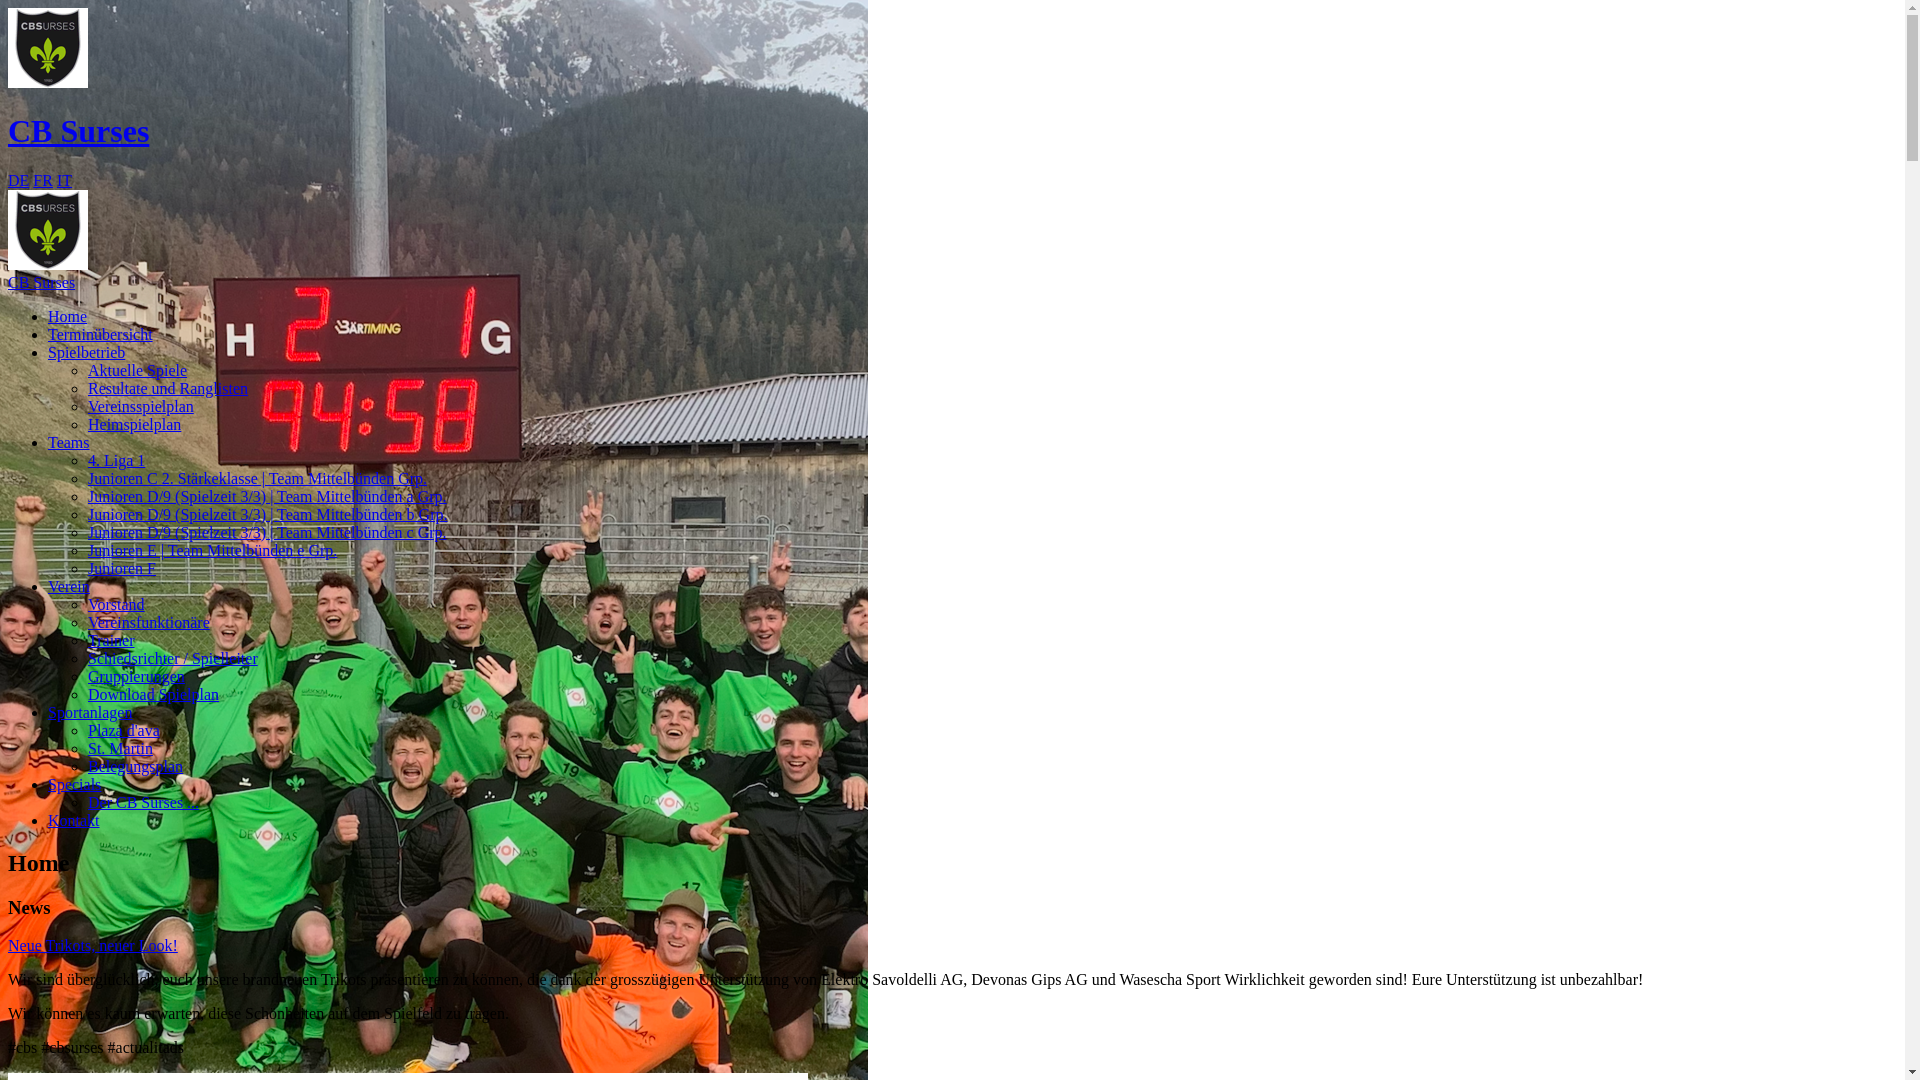 The height and width of the screenshot is (1080, 1920). I want to click on 'DE', so click(18, 180).